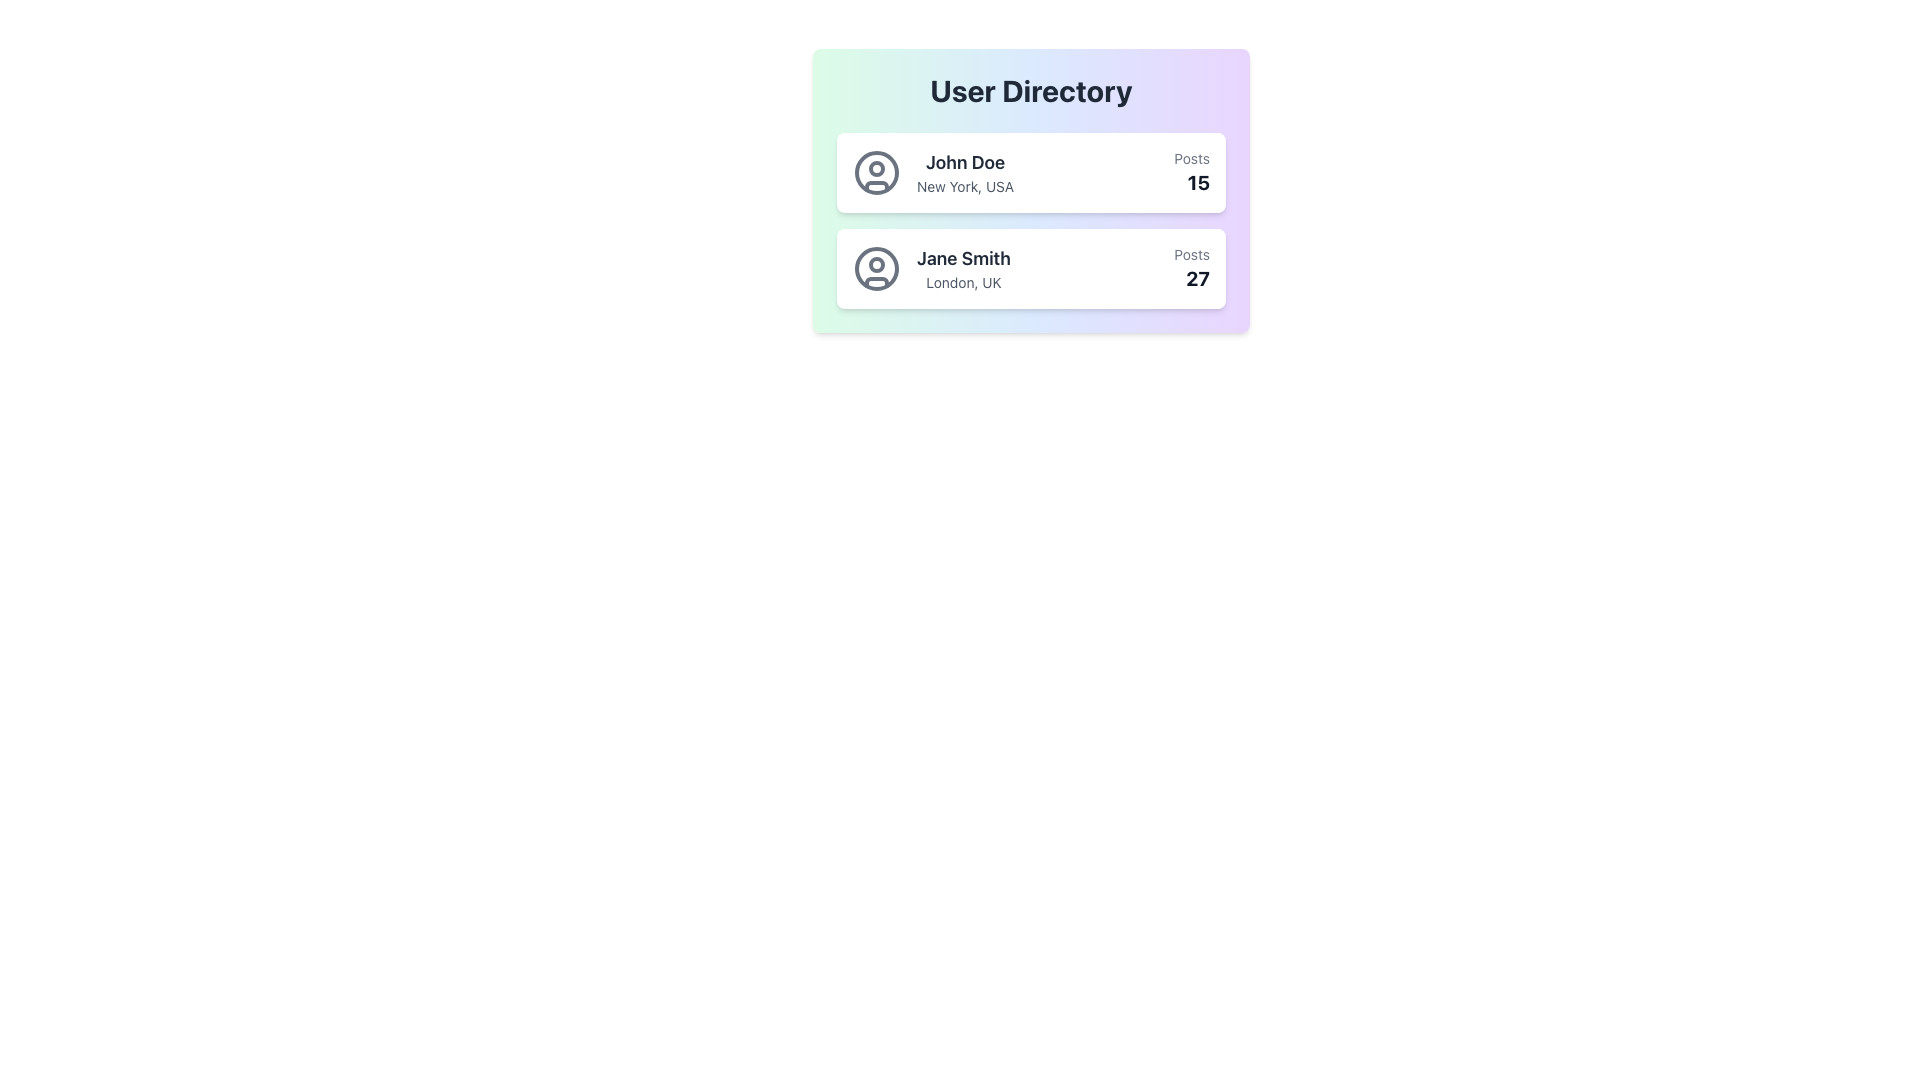 The width and height of the screenshot is (1920, 1080). What do you see at coordinates (964, 257) in the screenshot?
I see `the text label that identifies a user in the directory, positioned above the user's location and to the left of the post count` at bounding box center [964, 257].